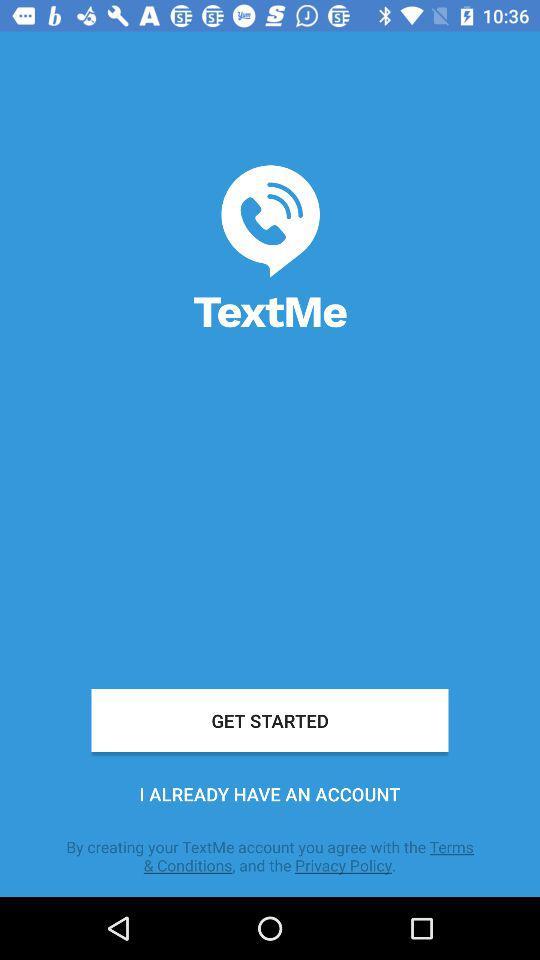 The image size is (540, 960). I want to click on i already have icon, so click(270, 794).